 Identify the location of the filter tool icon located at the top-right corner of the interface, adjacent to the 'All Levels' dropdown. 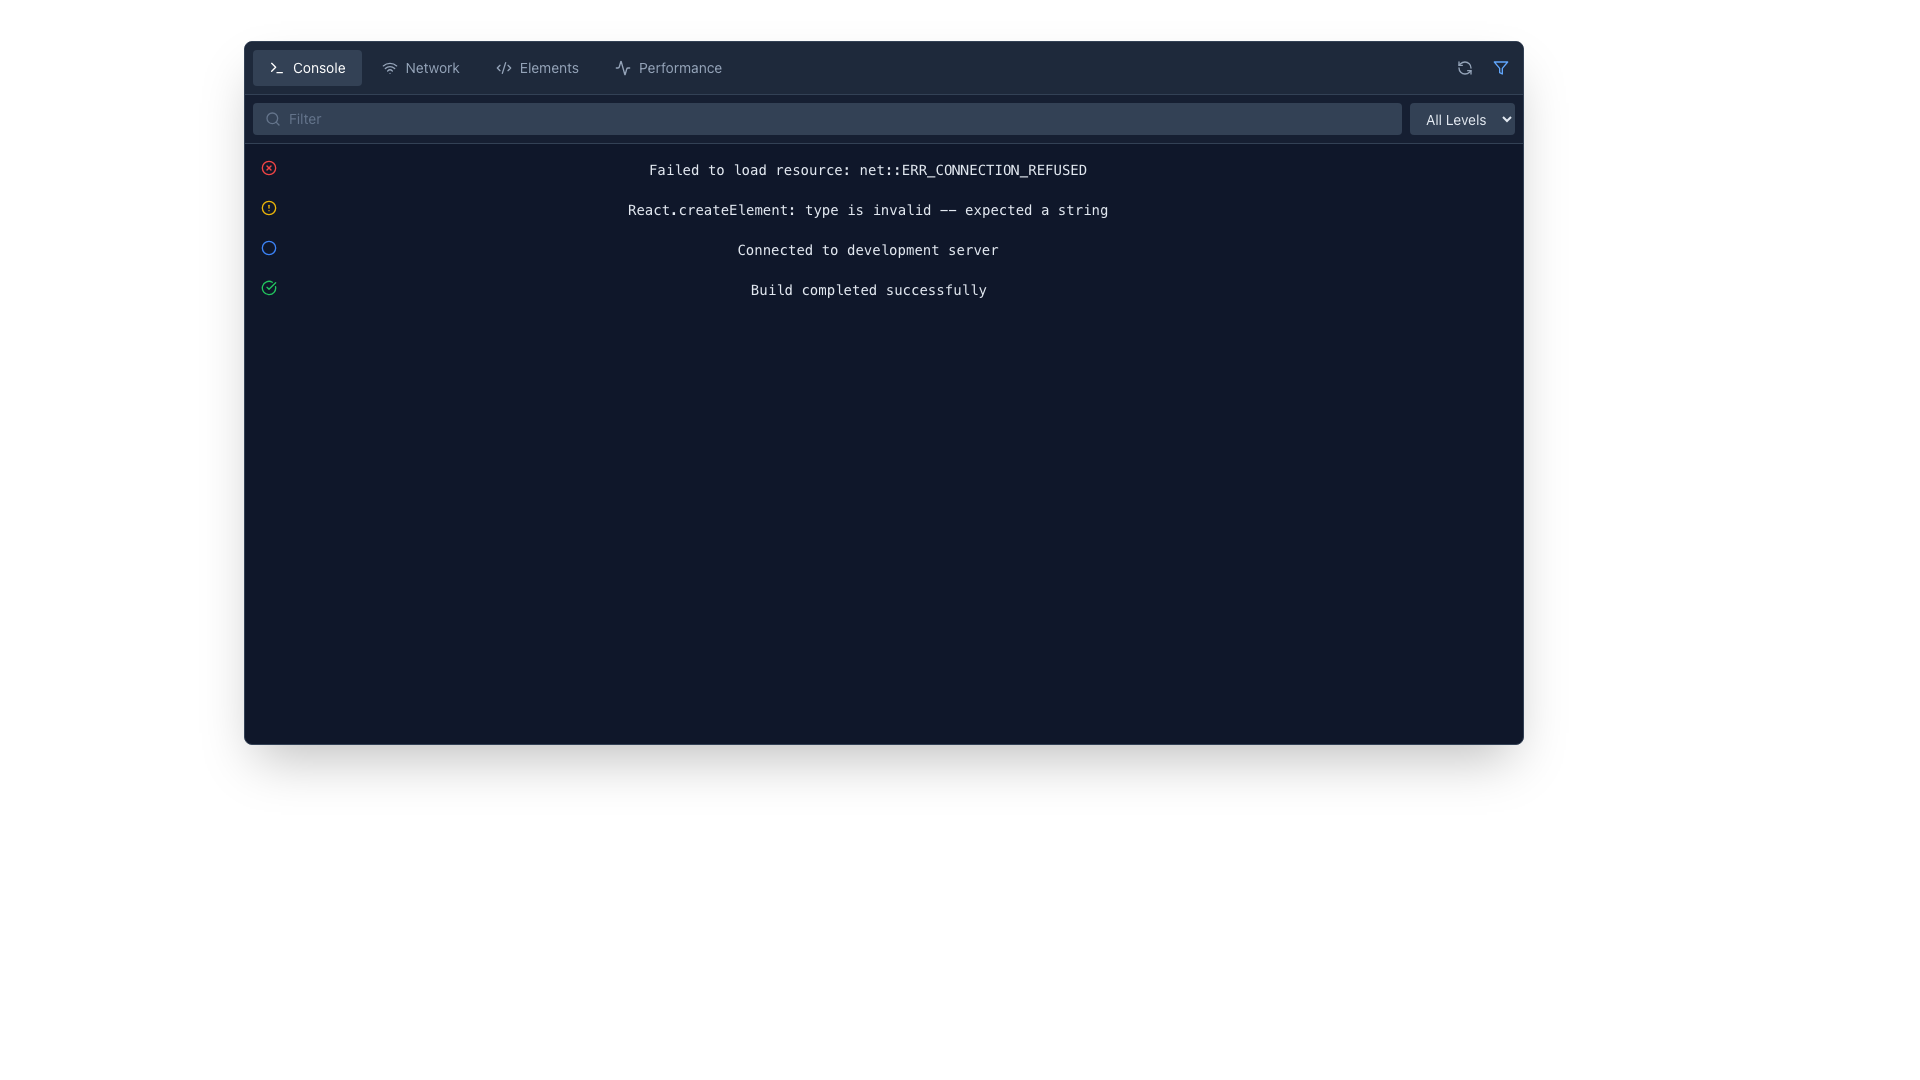
(1501, 67).